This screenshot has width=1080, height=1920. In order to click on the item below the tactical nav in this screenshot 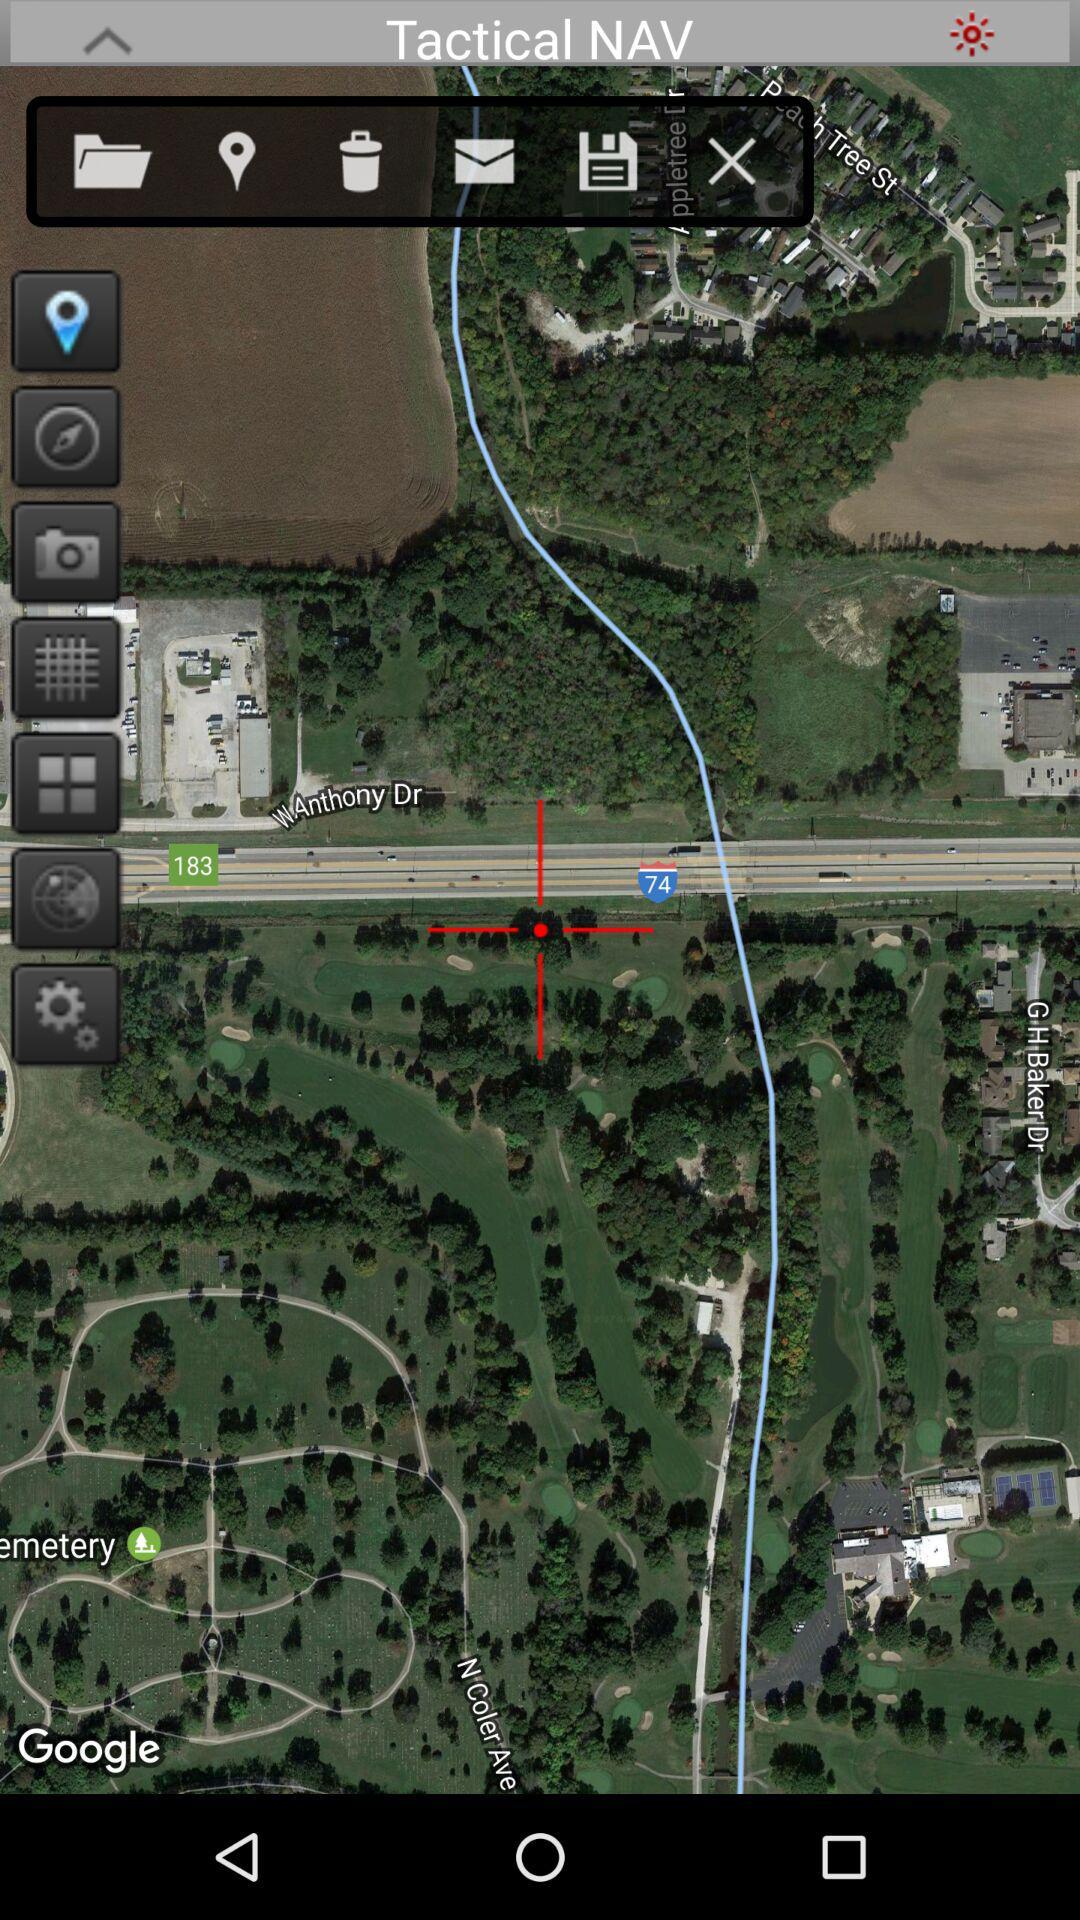, I will do `click(503, 156)`.